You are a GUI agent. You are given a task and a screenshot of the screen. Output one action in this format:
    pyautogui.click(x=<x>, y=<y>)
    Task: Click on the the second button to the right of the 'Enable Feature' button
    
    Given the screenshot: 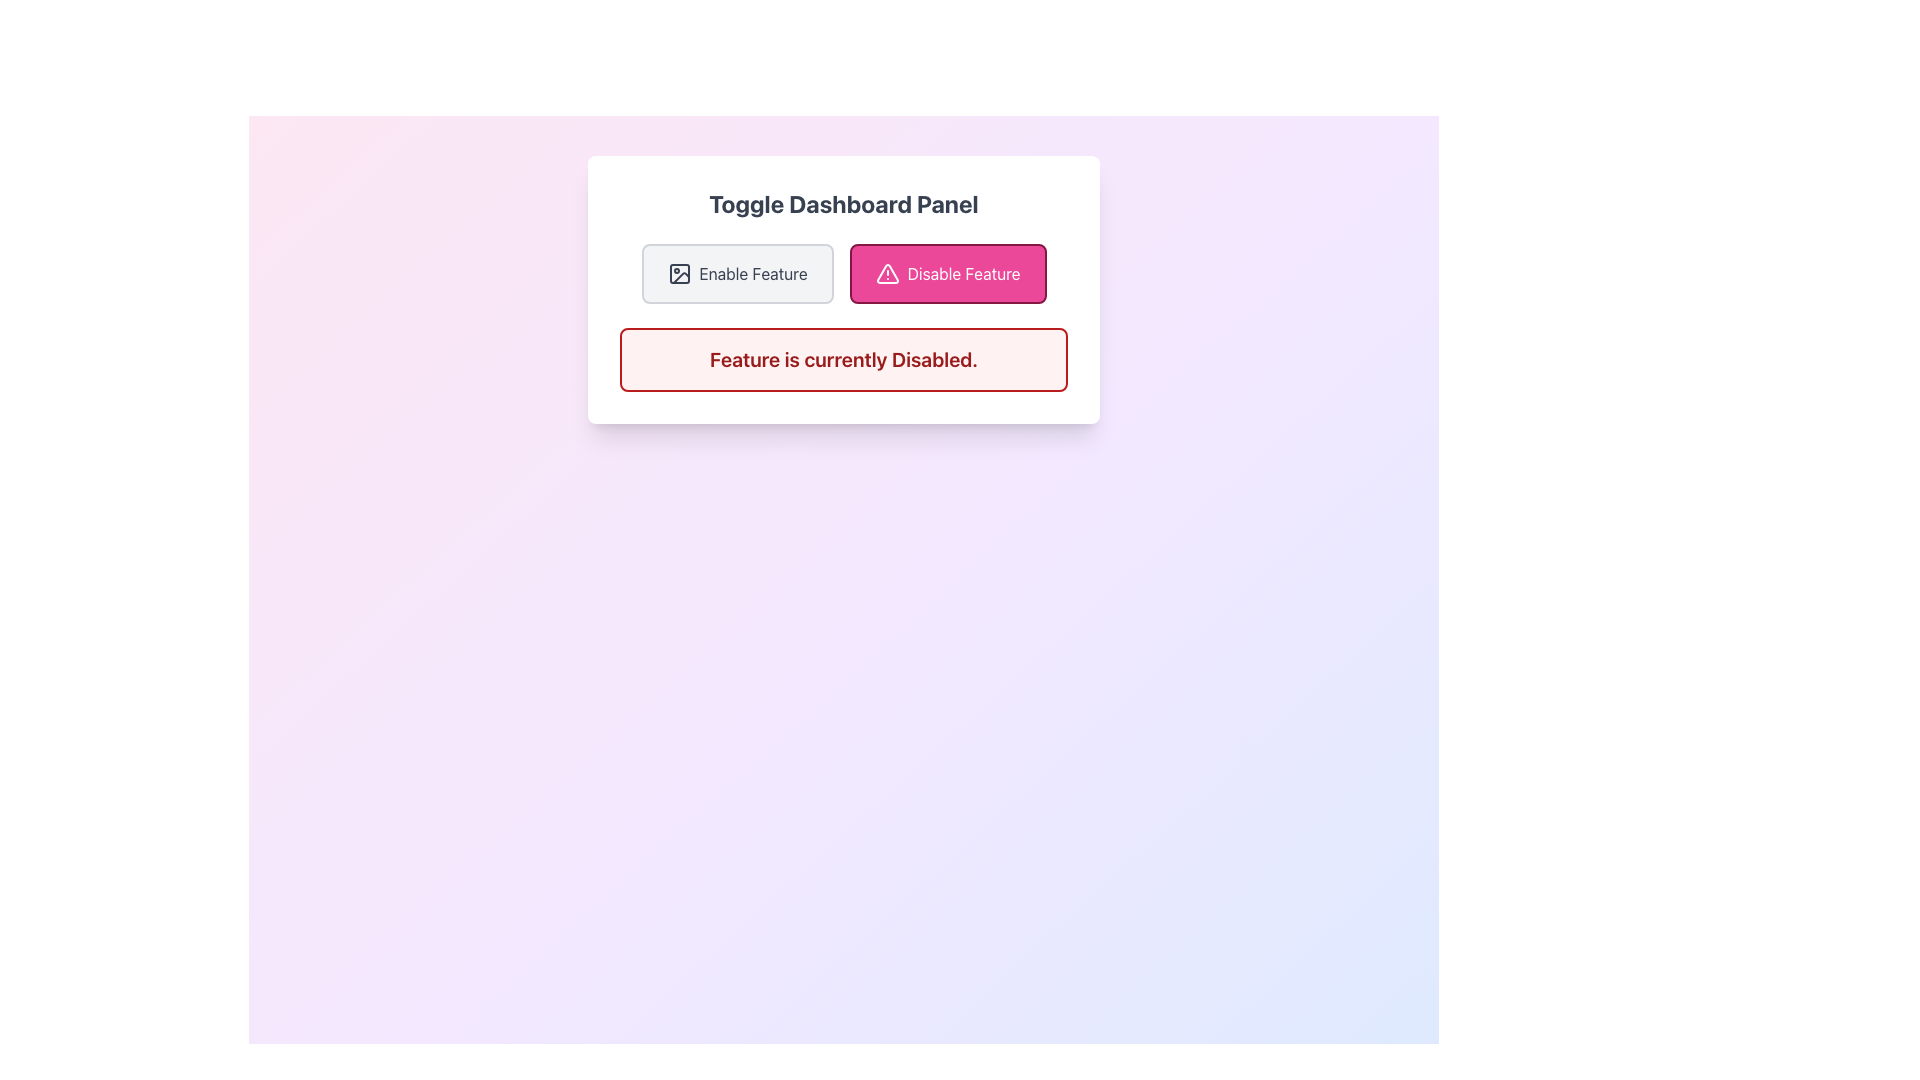 What is the action you would take?
    pyautogui.click(x=947, y=273)
    